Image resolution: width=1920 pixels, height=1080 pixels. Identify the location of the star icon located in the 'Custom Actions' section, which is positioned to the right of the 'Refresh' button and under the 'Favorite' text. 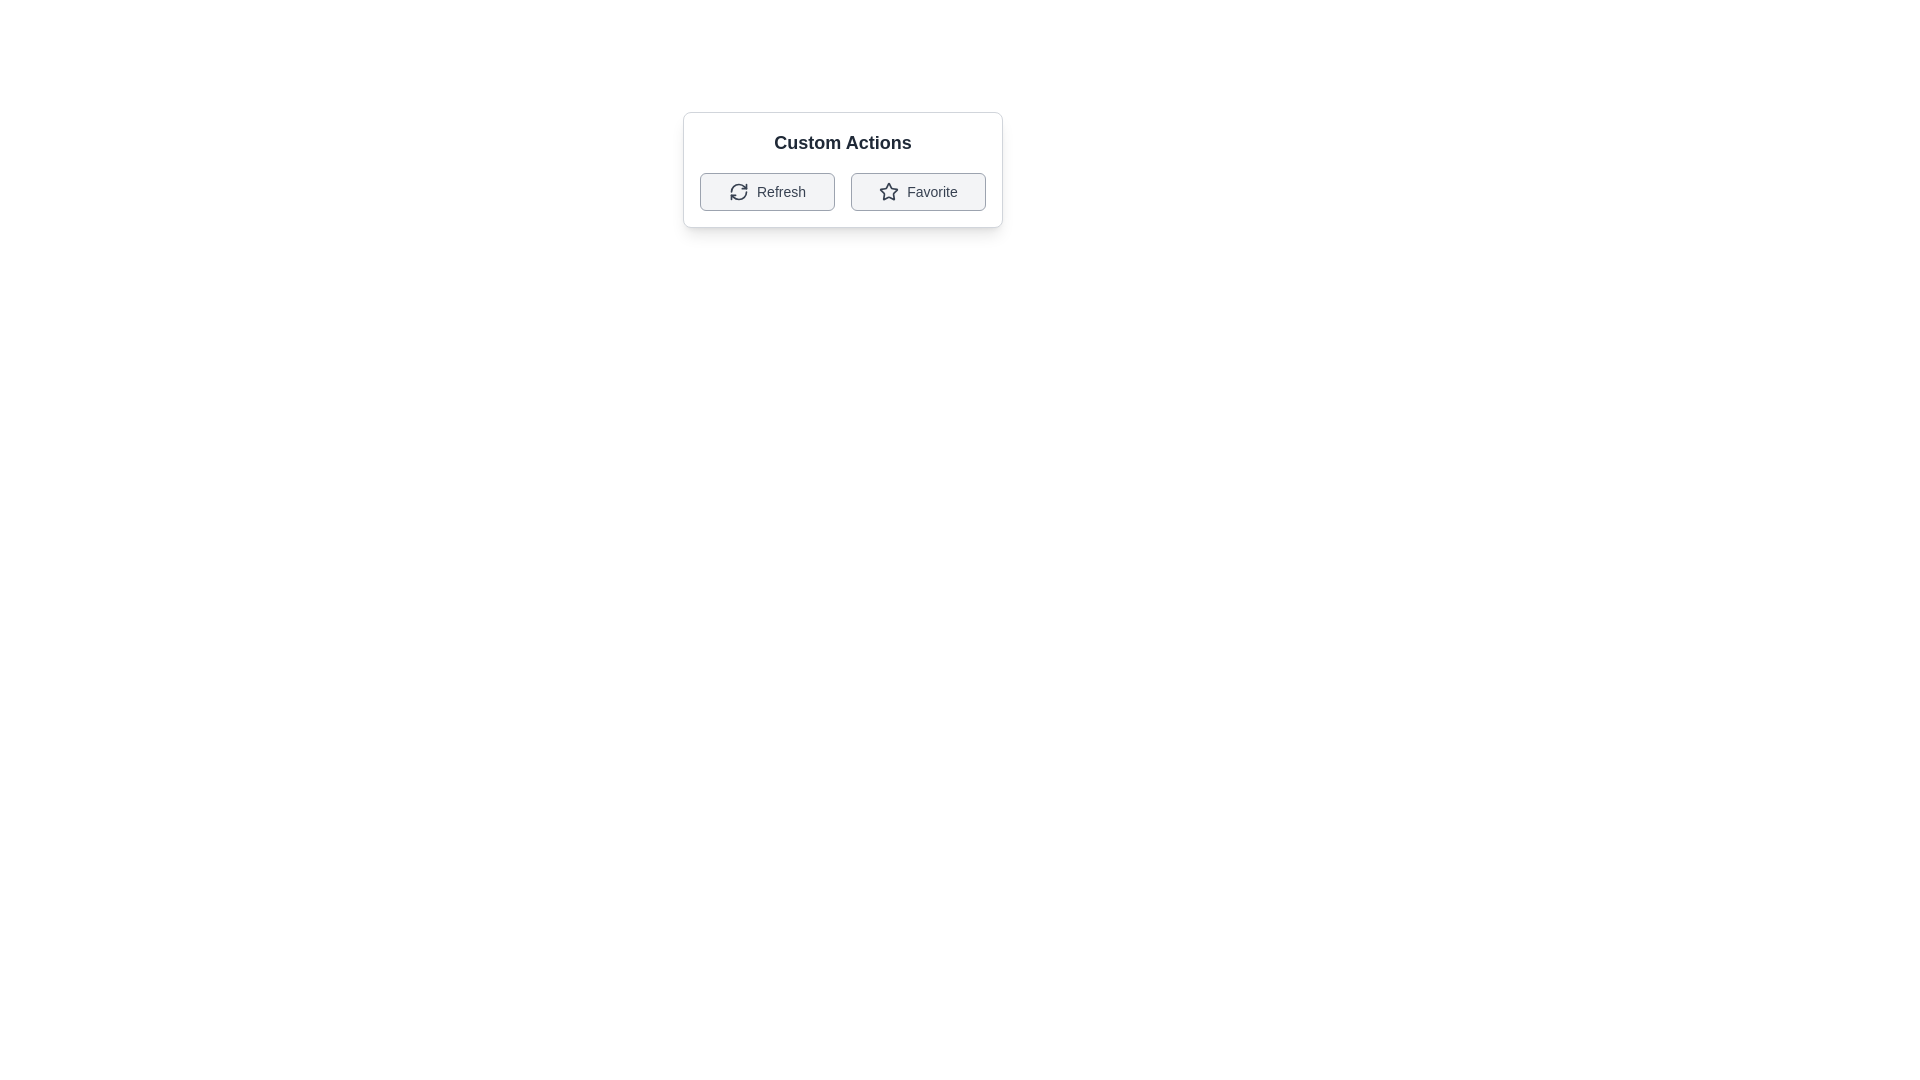
(888, 191).